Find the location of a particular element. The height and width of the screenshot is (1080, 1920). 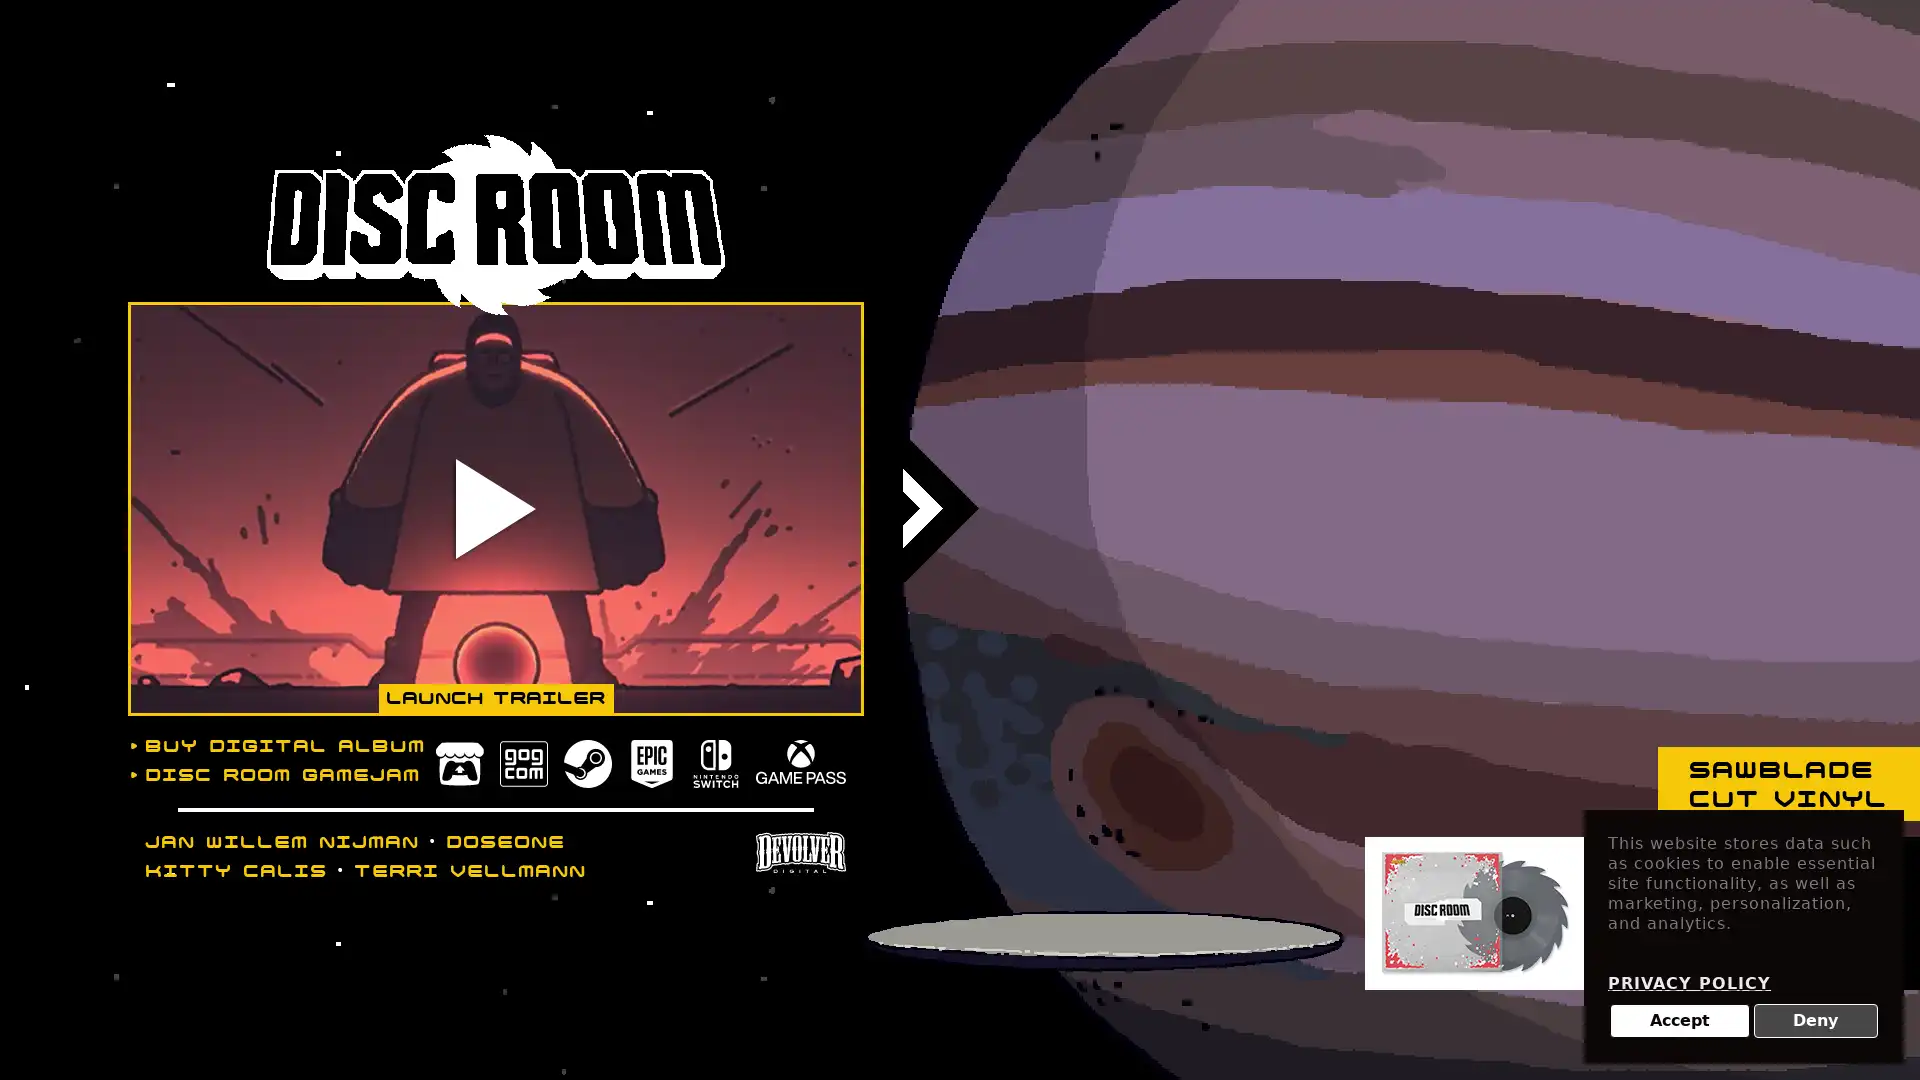

Deny is located at coordinates (1815, 1021).